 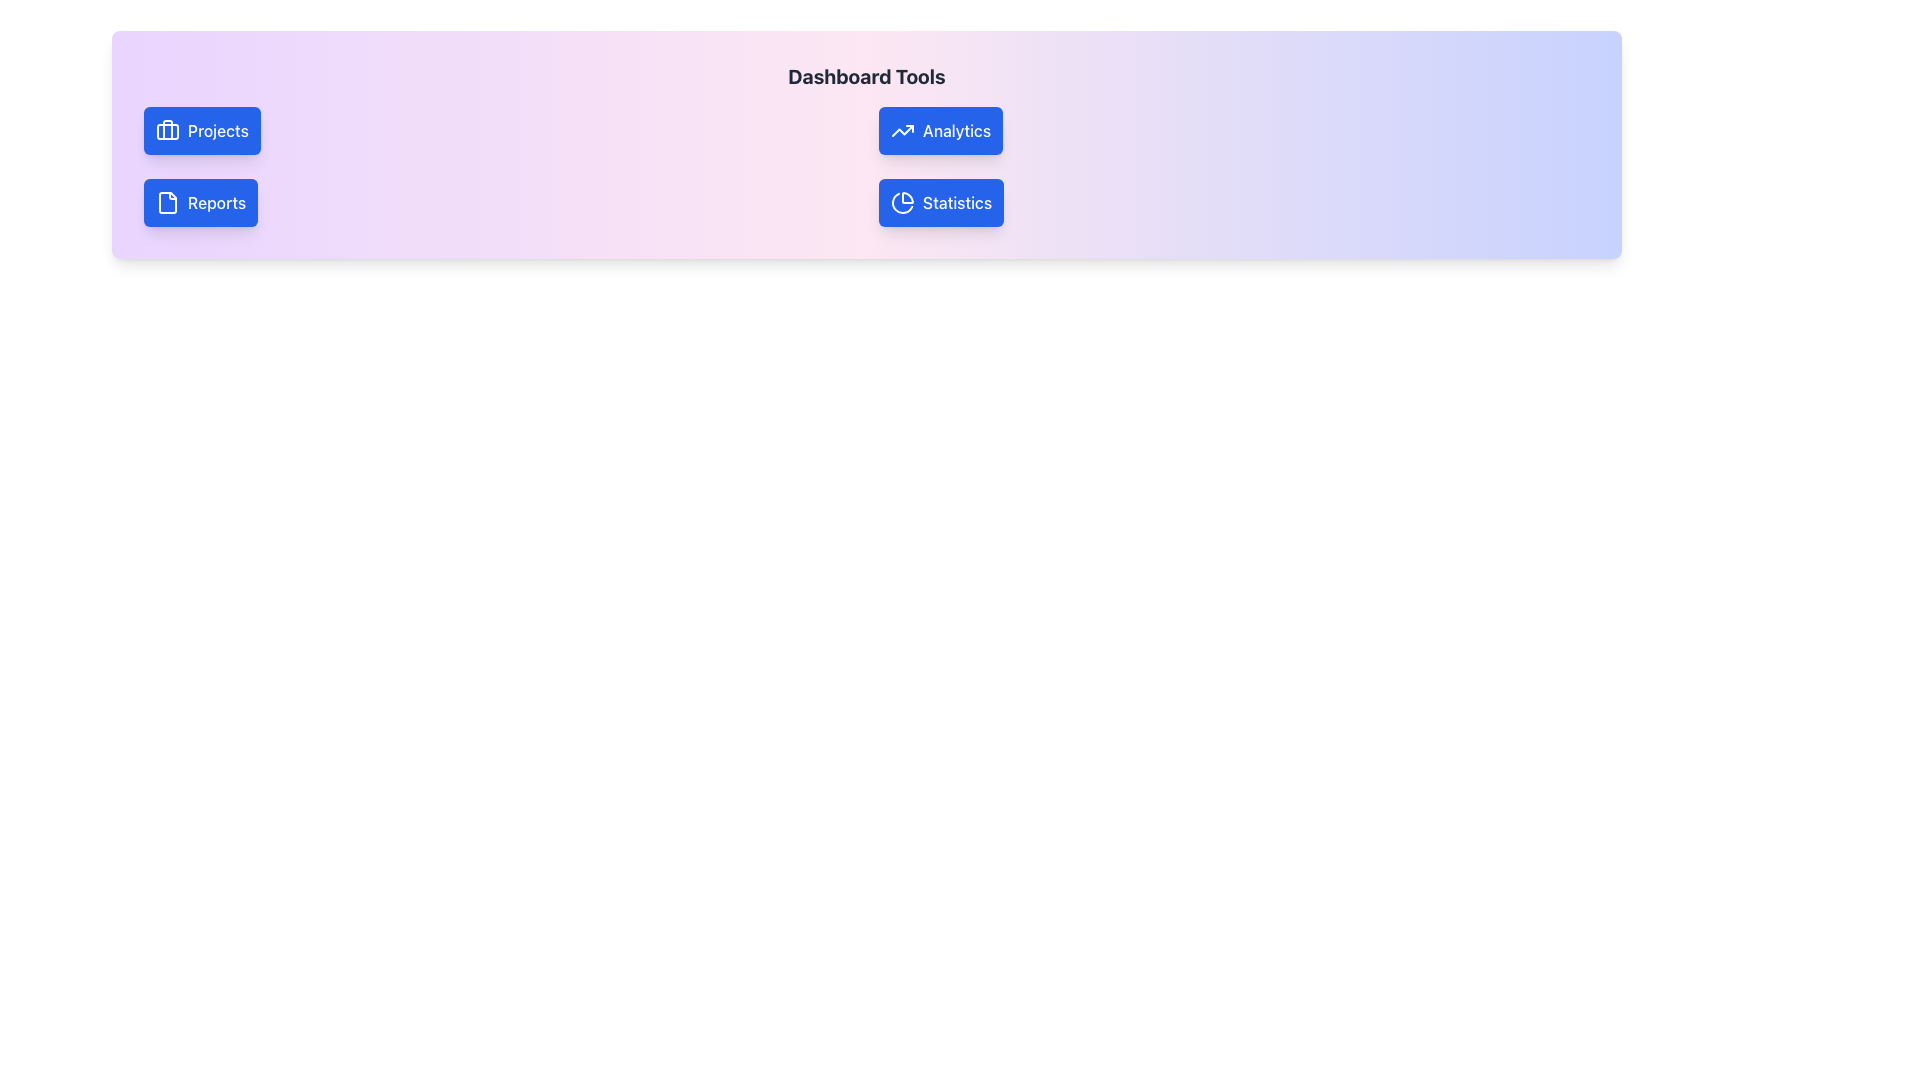 I want to click on the rectangular icon representing a file associated with the 'Reports' button, so click(x=168, y=203).